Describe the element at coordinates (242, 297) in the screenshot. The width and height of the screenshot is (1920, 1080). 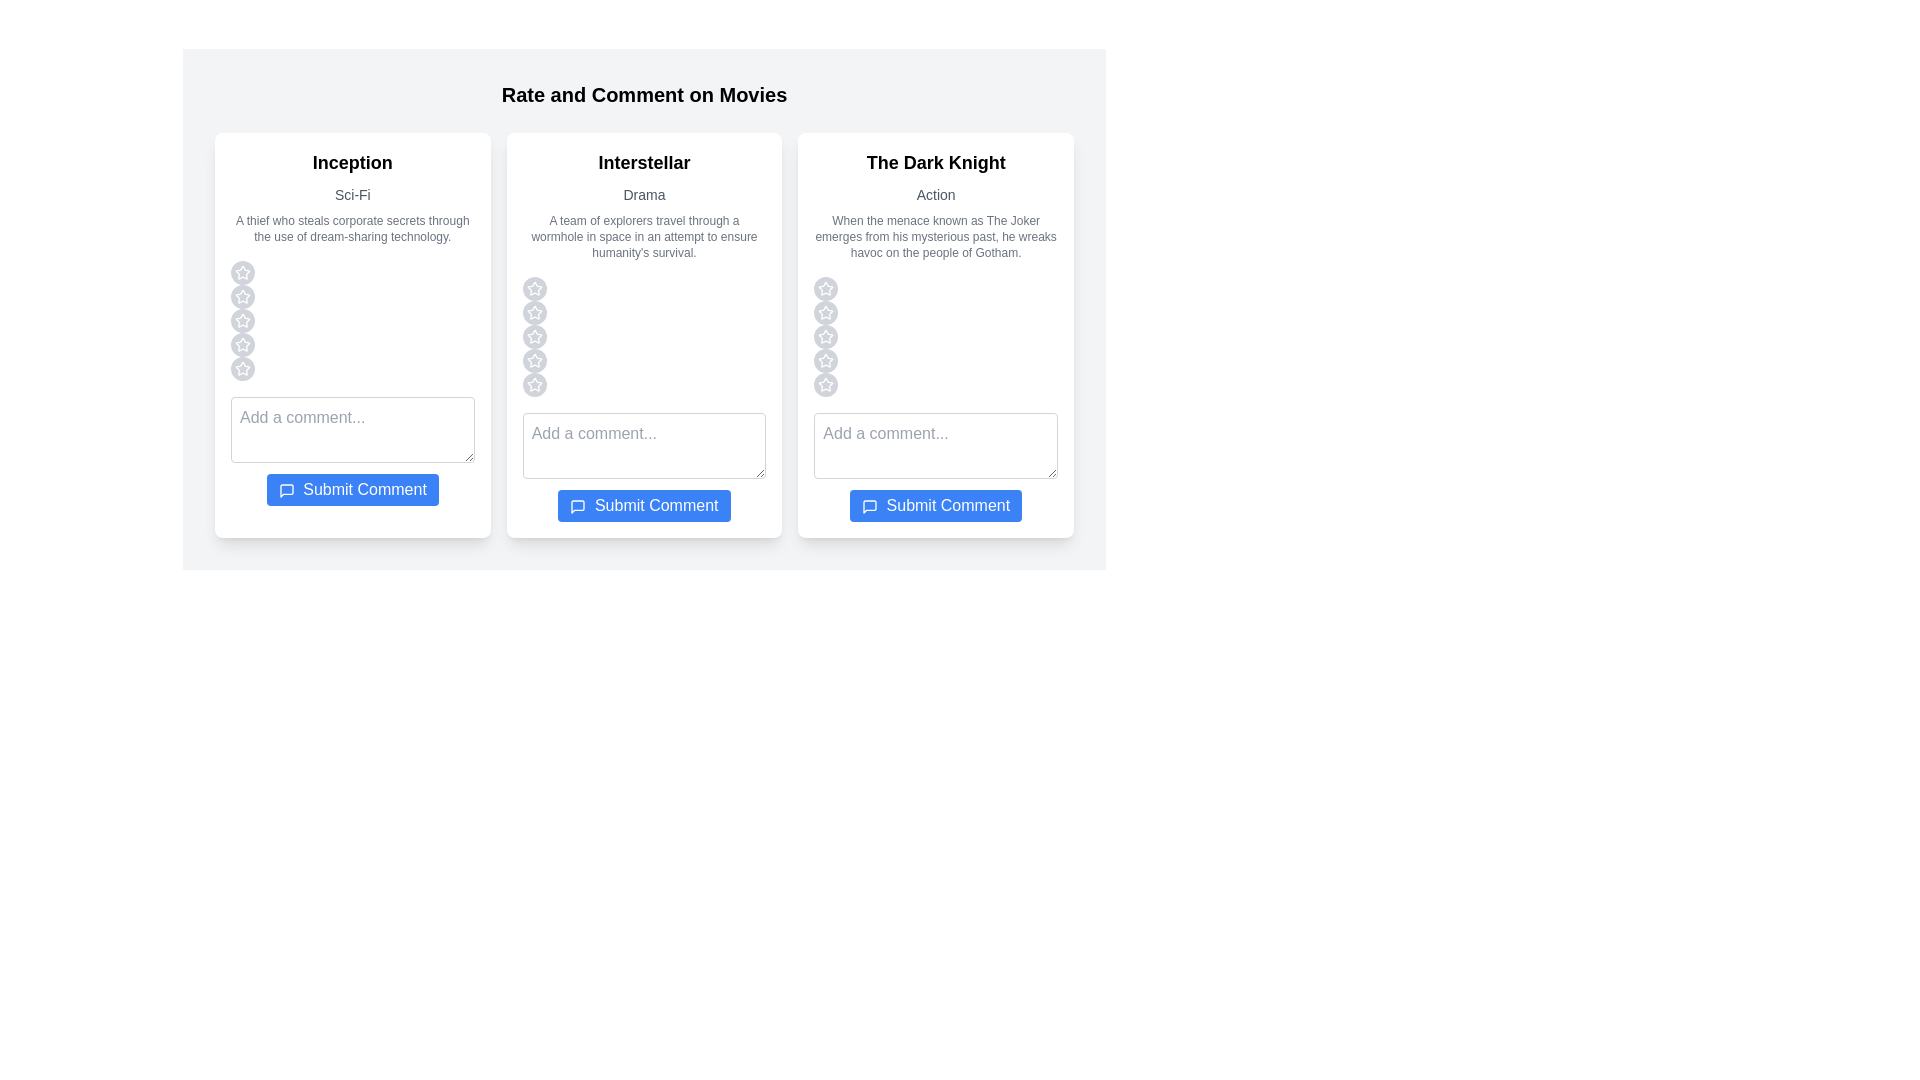
I see `the star corresponding to the rating 2 for the movie Inception` at that location.